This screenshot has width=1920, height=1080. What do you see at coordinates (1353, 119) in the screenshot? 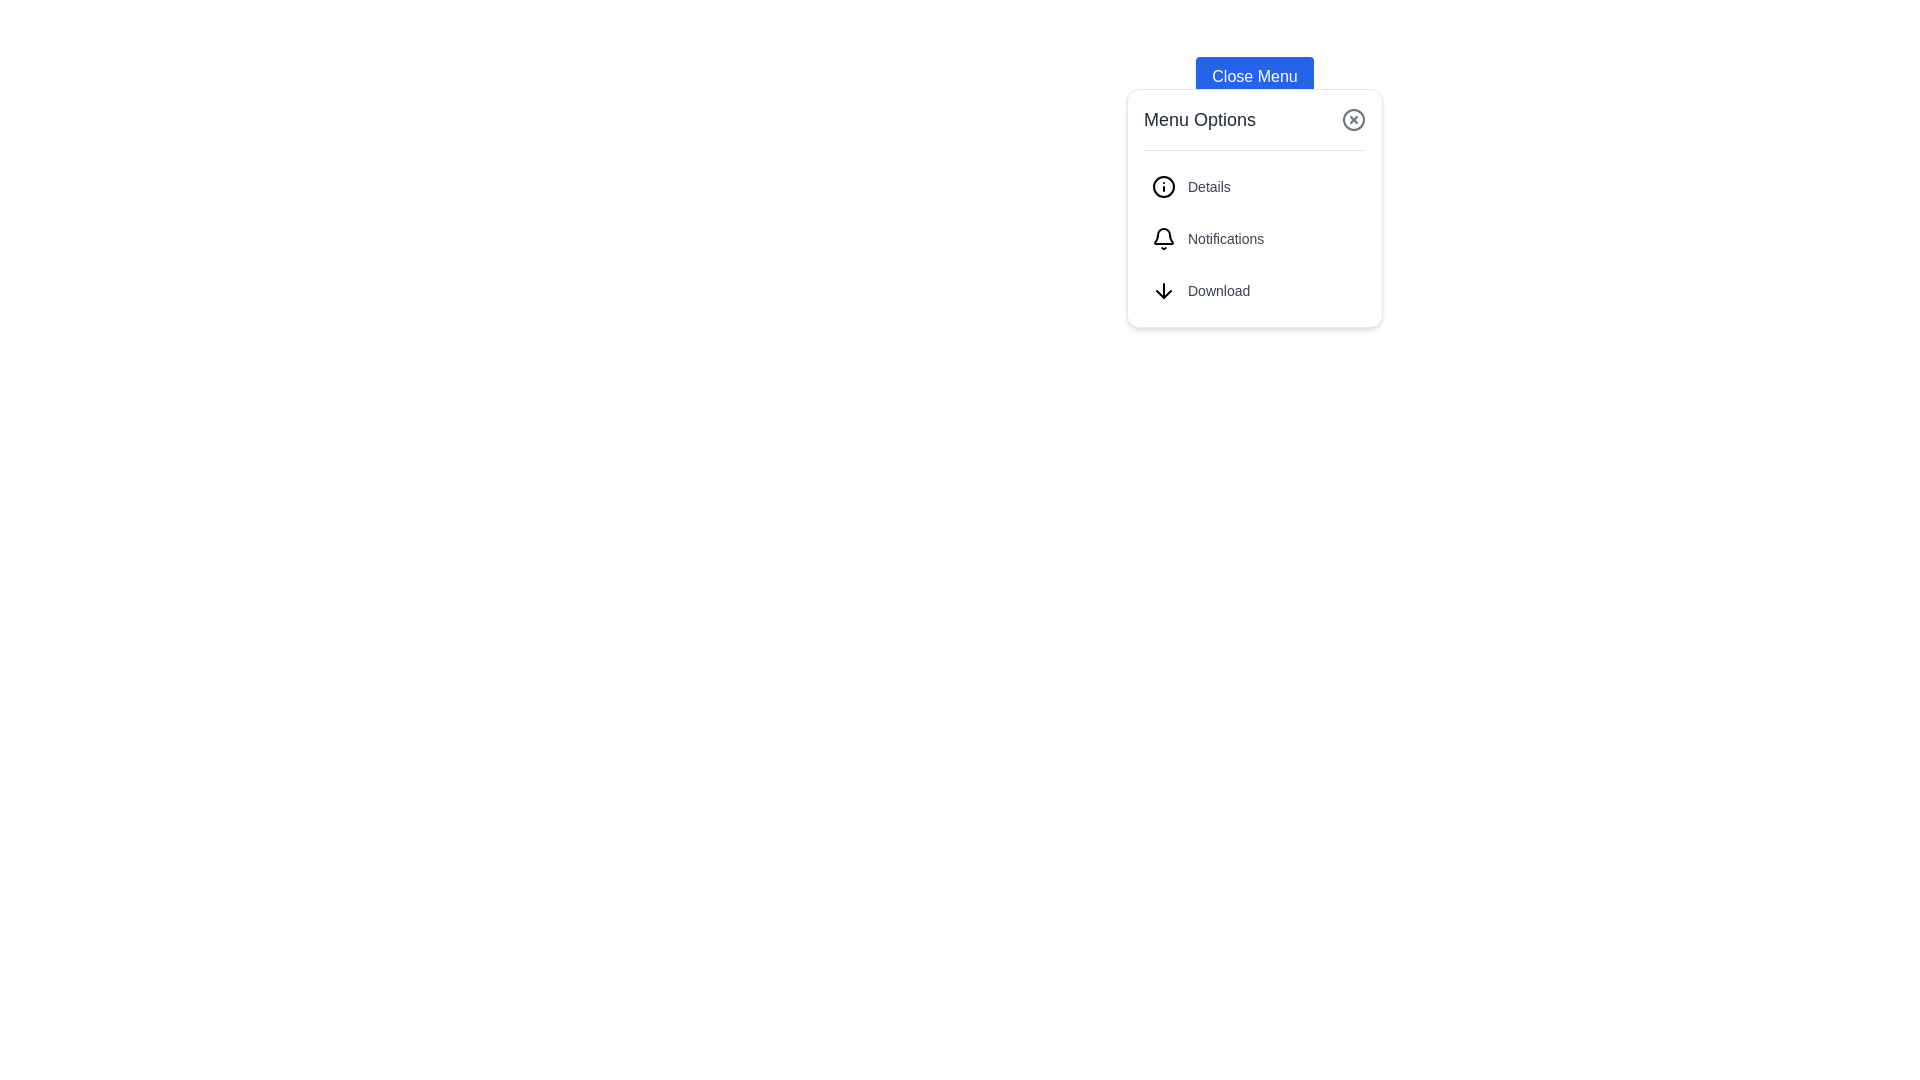
I see `the close icon located in the upper-right corner of the 'Menu Options' dialog` at bounding box center [1353, 119].